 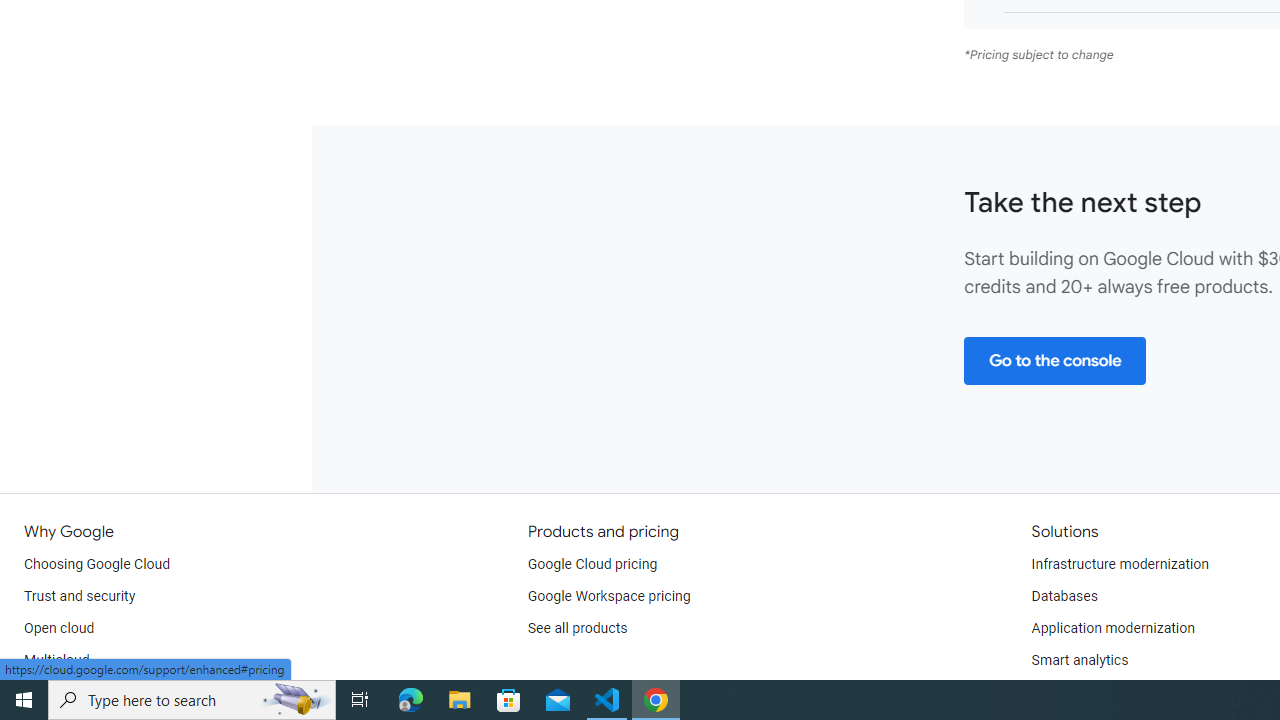 What do you see at coordinates (1063, 595) in the screenshot?
I see `'Databases'` at bounding box center [1063, 595].